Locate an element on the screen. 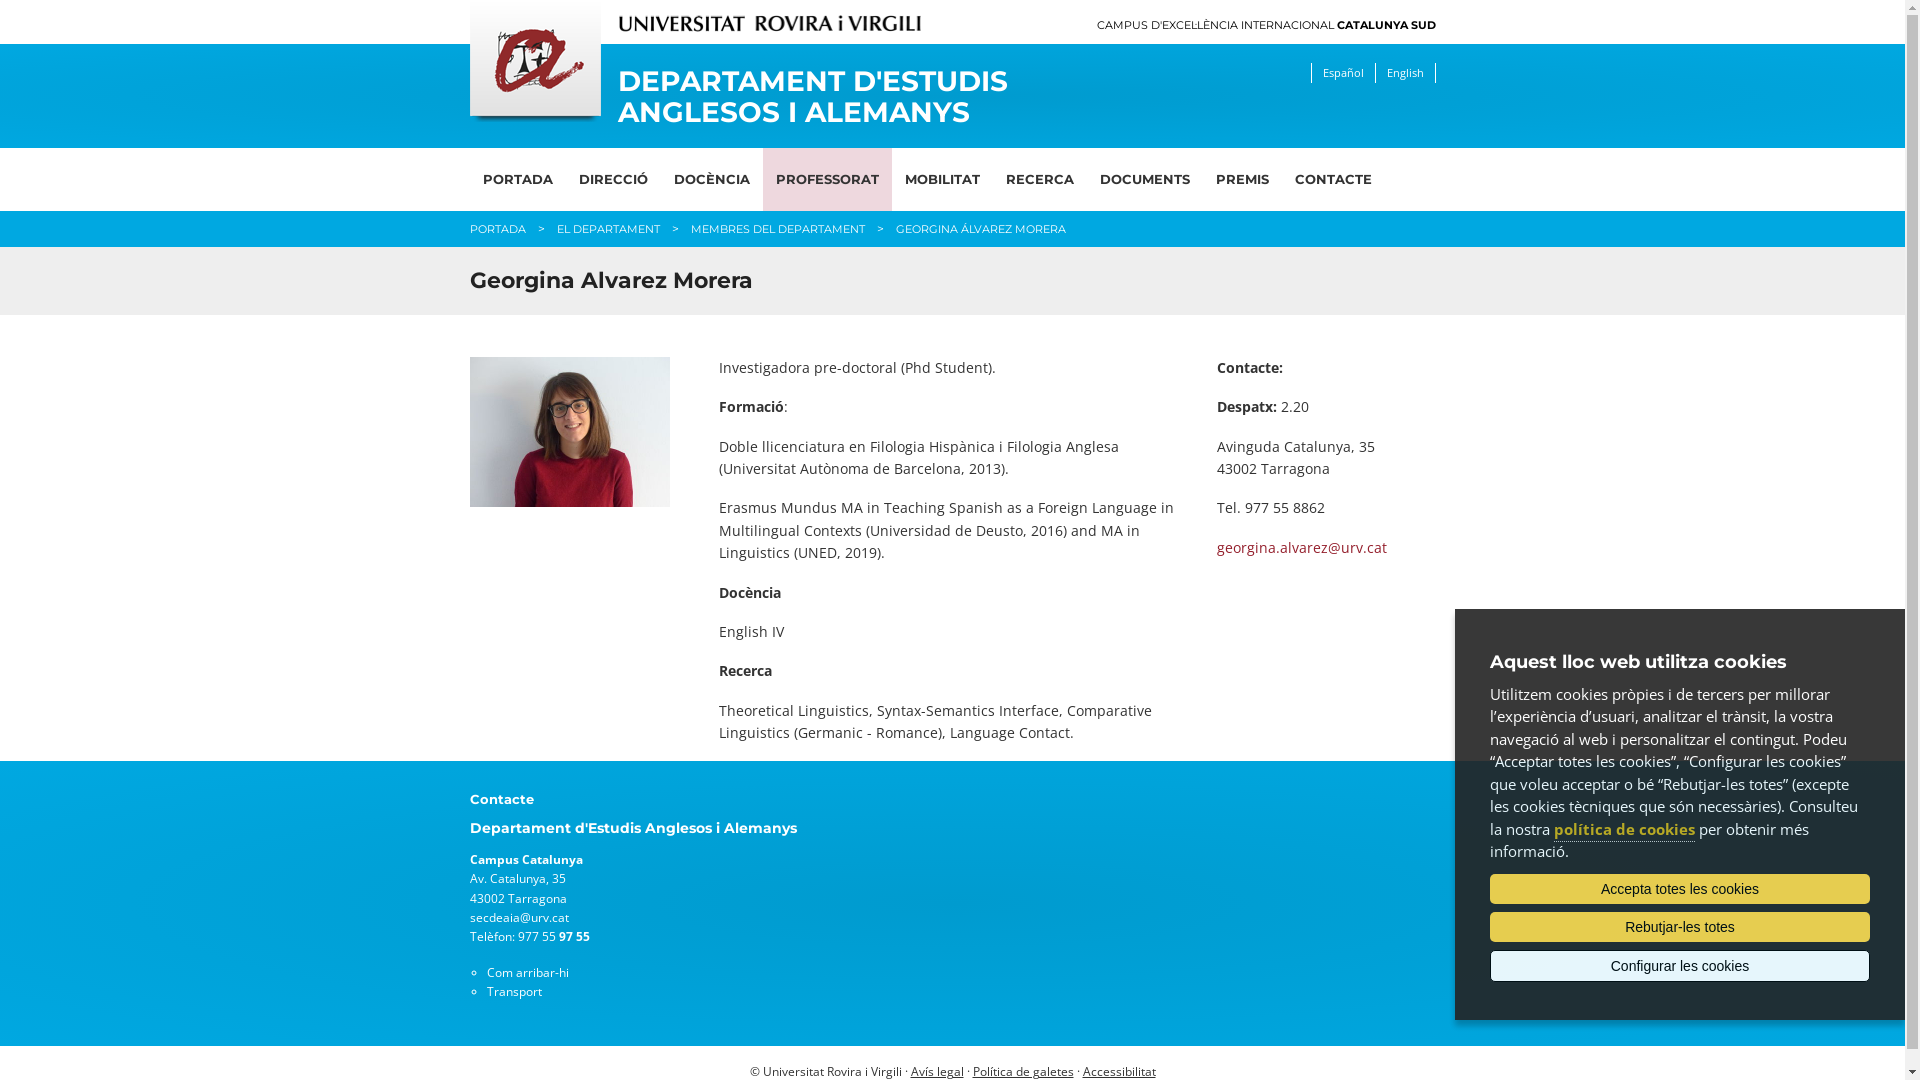  'DOCUMENTS' is located at coordinates (1143, 178).